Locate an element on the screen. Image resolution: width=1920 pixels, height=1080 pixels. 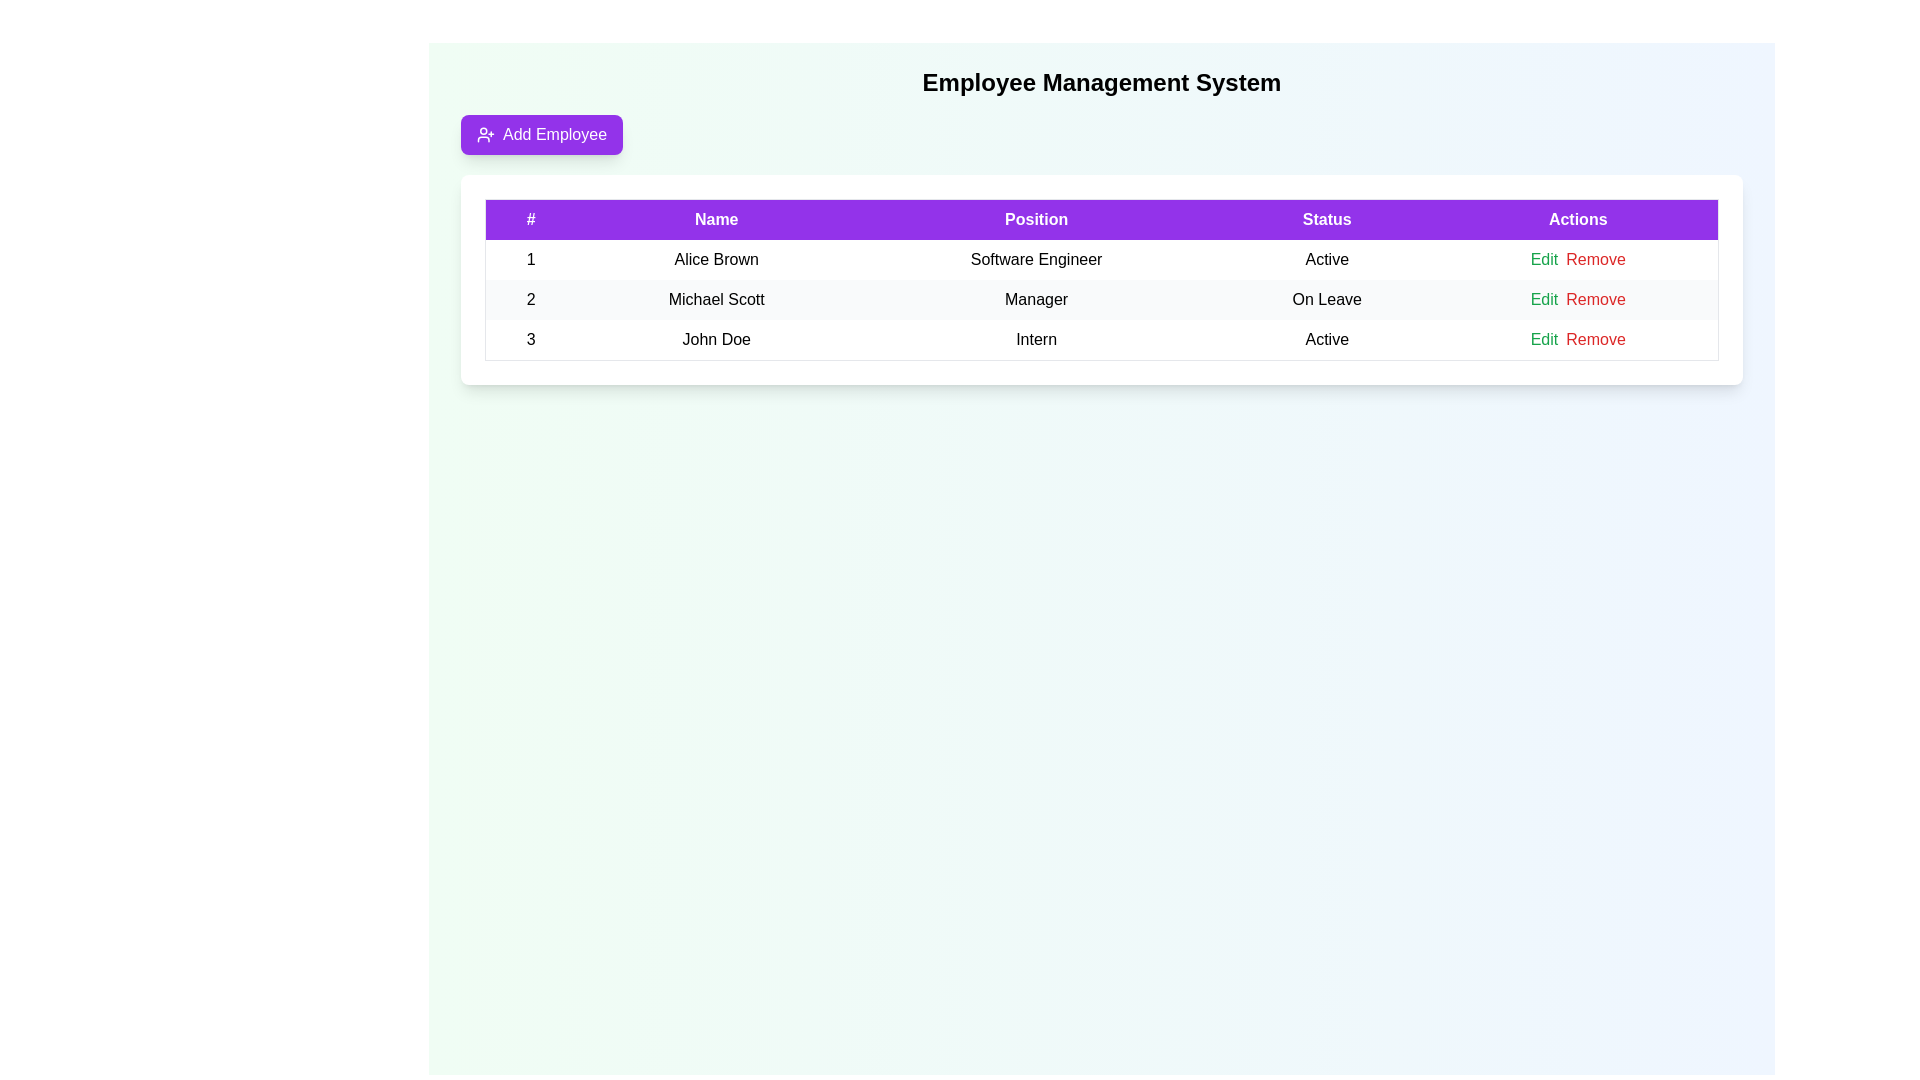
the static text element that serves as the row identifier for 'John Doe' in the first column of the third row of the table is located at coordinates (530, 339).